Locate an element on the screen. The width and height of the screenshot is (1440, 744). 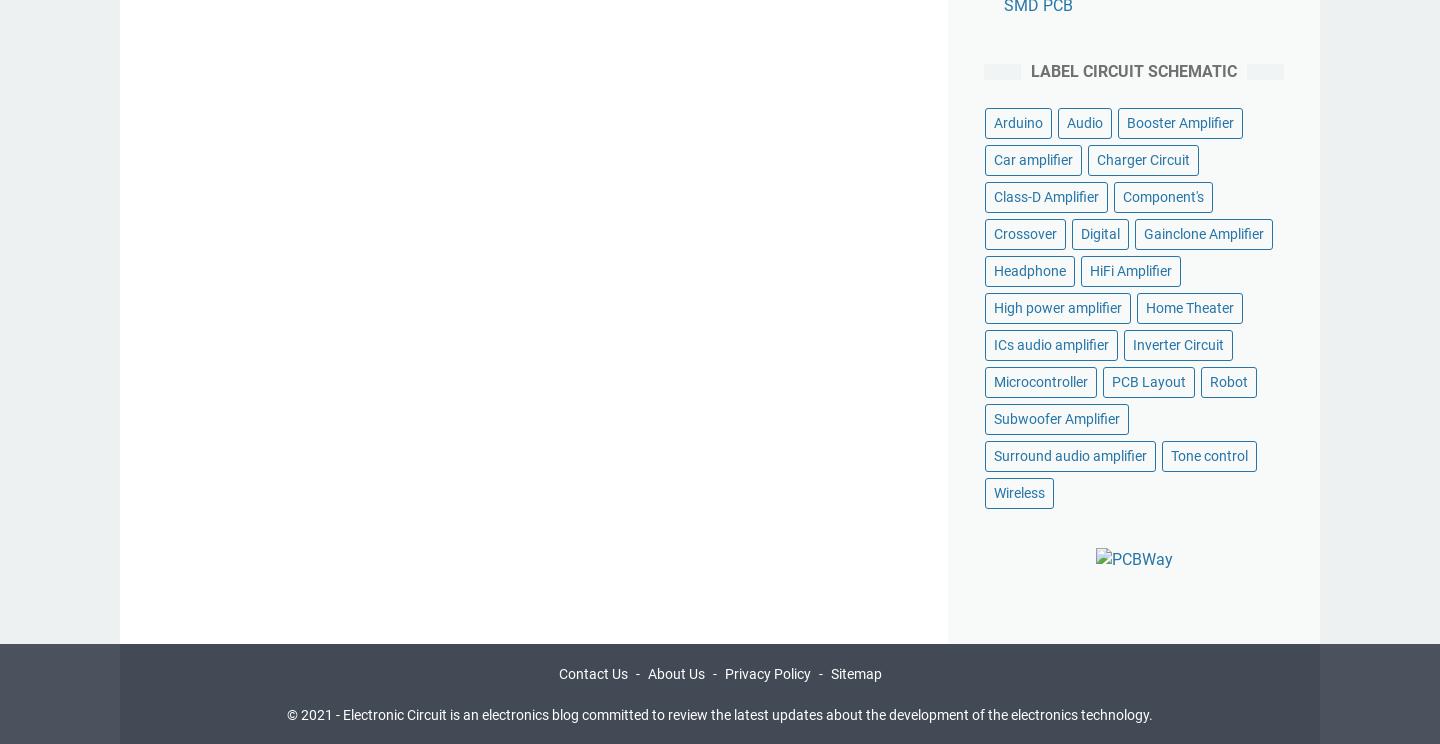
'© 2021 -' is located at coordinates (315, 713).